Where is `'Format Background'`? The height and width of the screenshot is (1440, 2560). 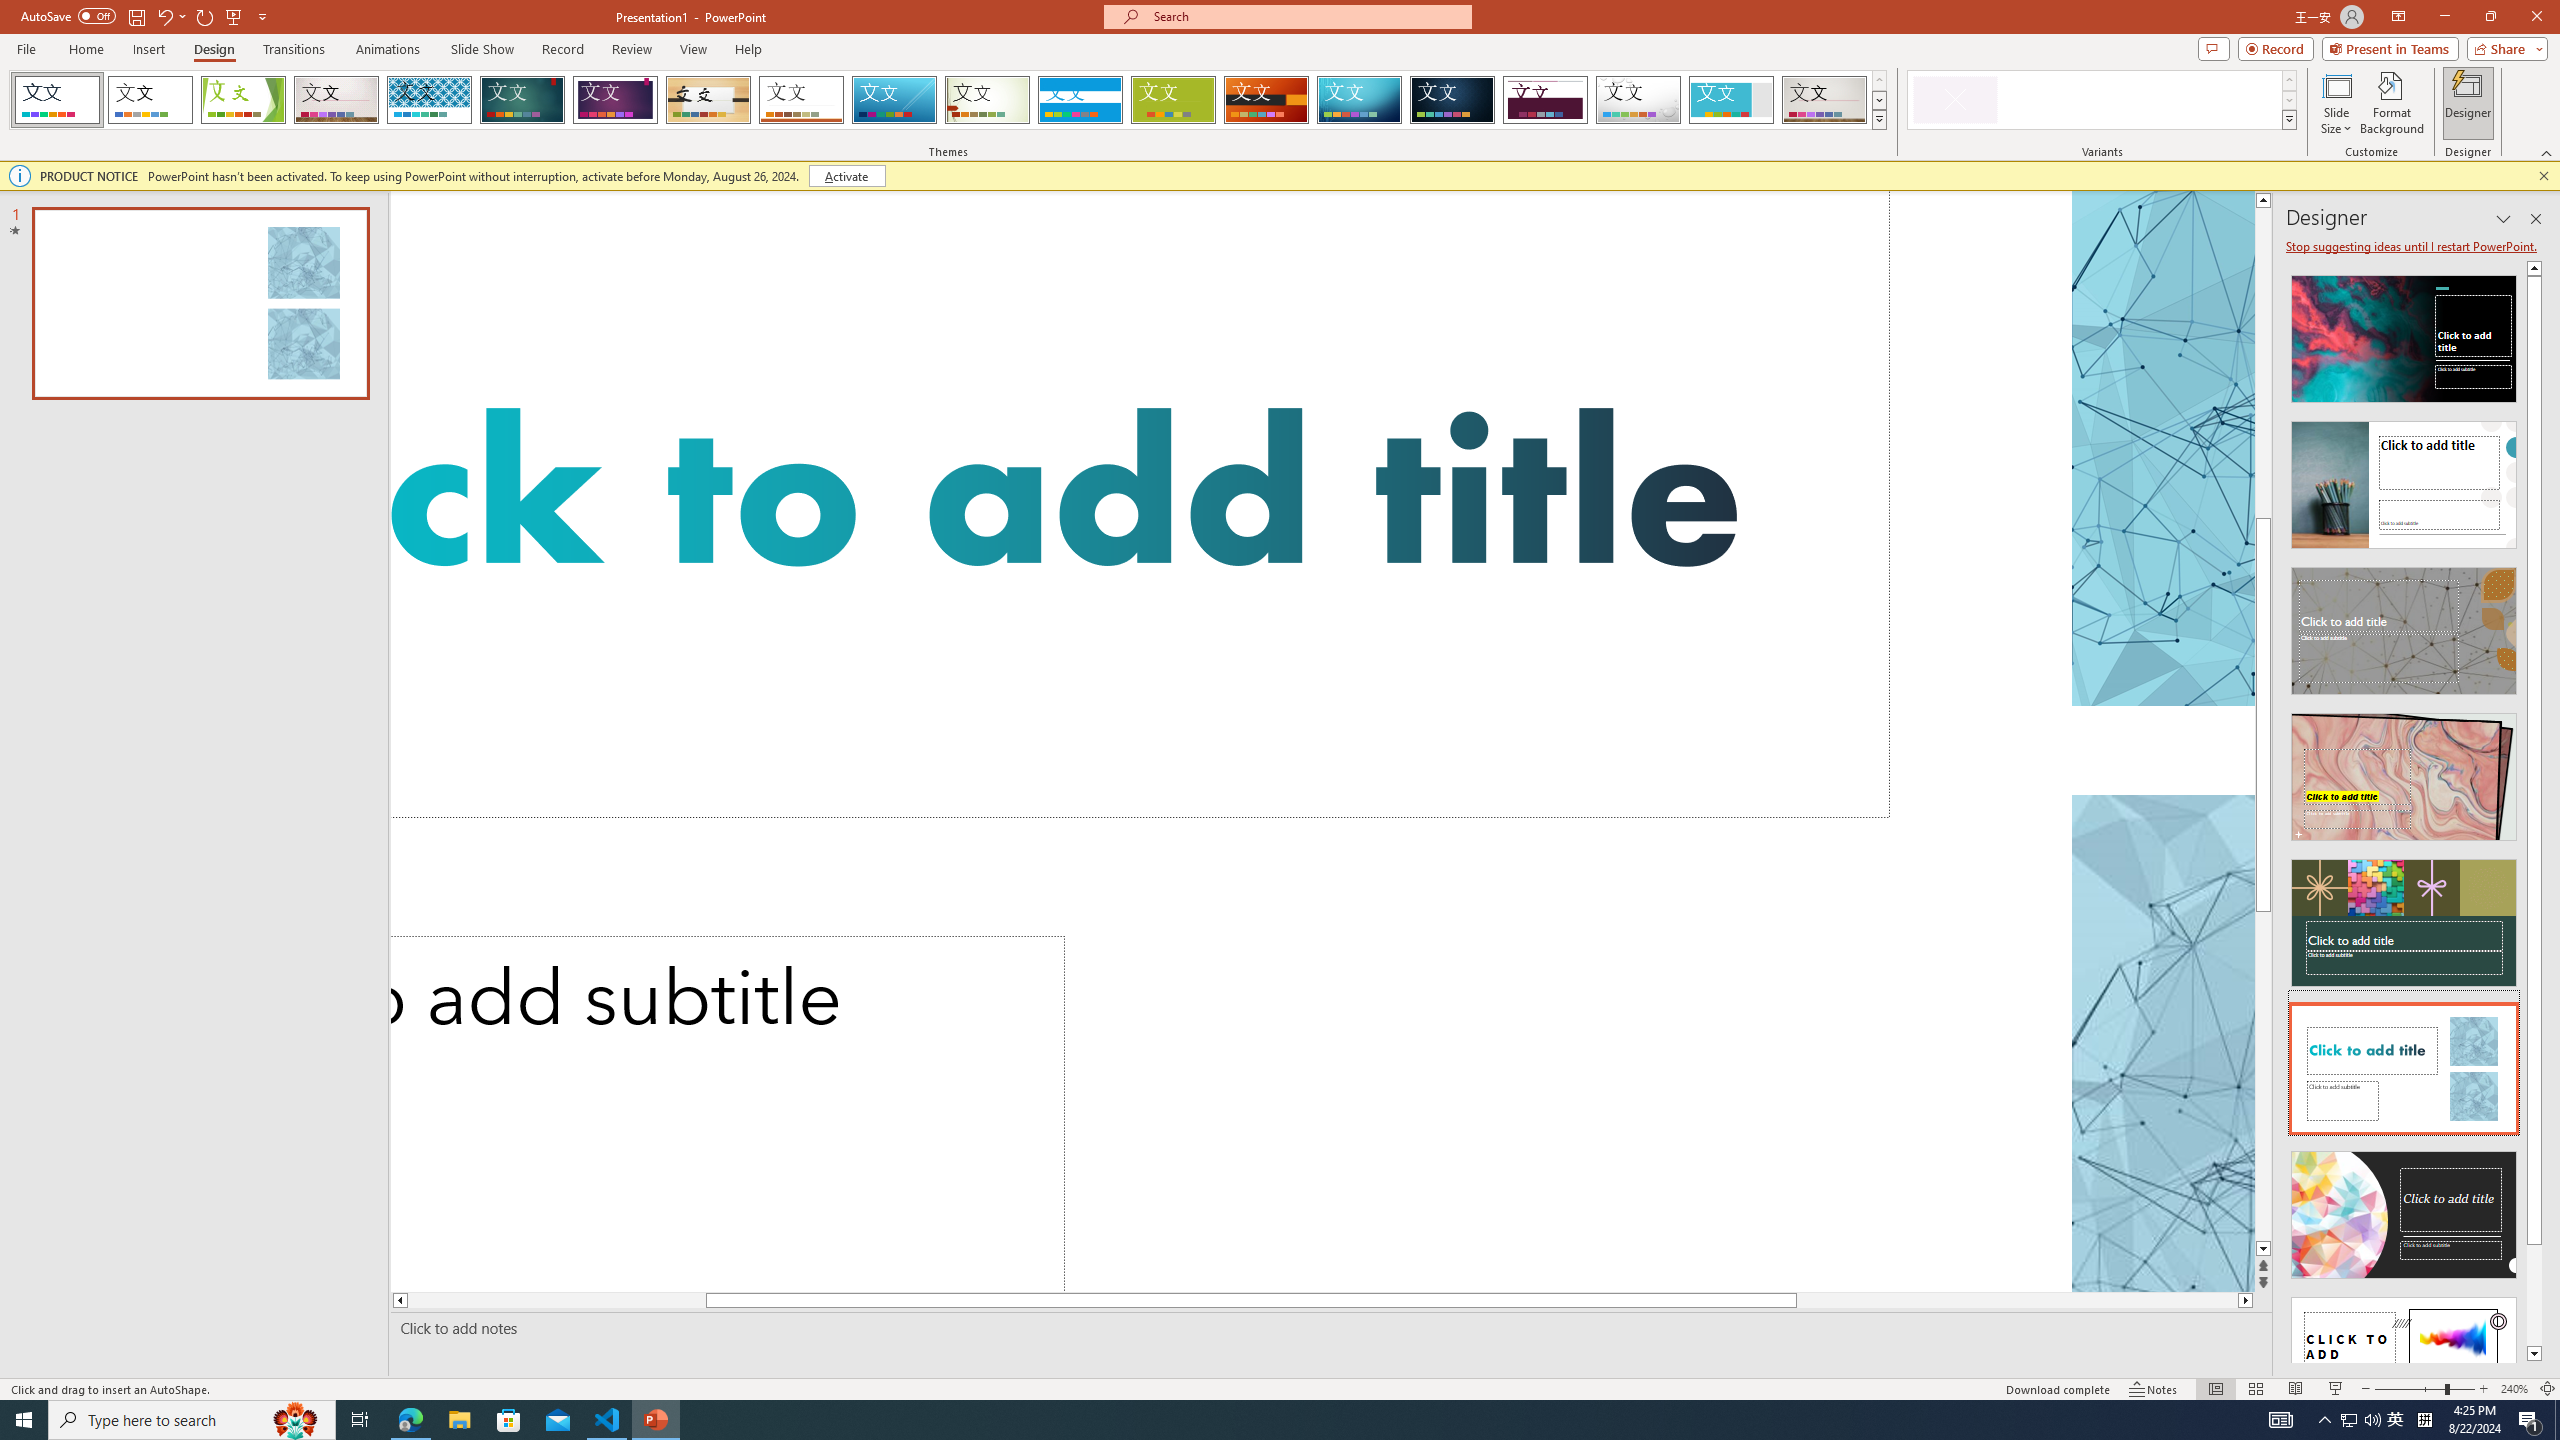
'Format Background' is located at coordinates (2392, 103).